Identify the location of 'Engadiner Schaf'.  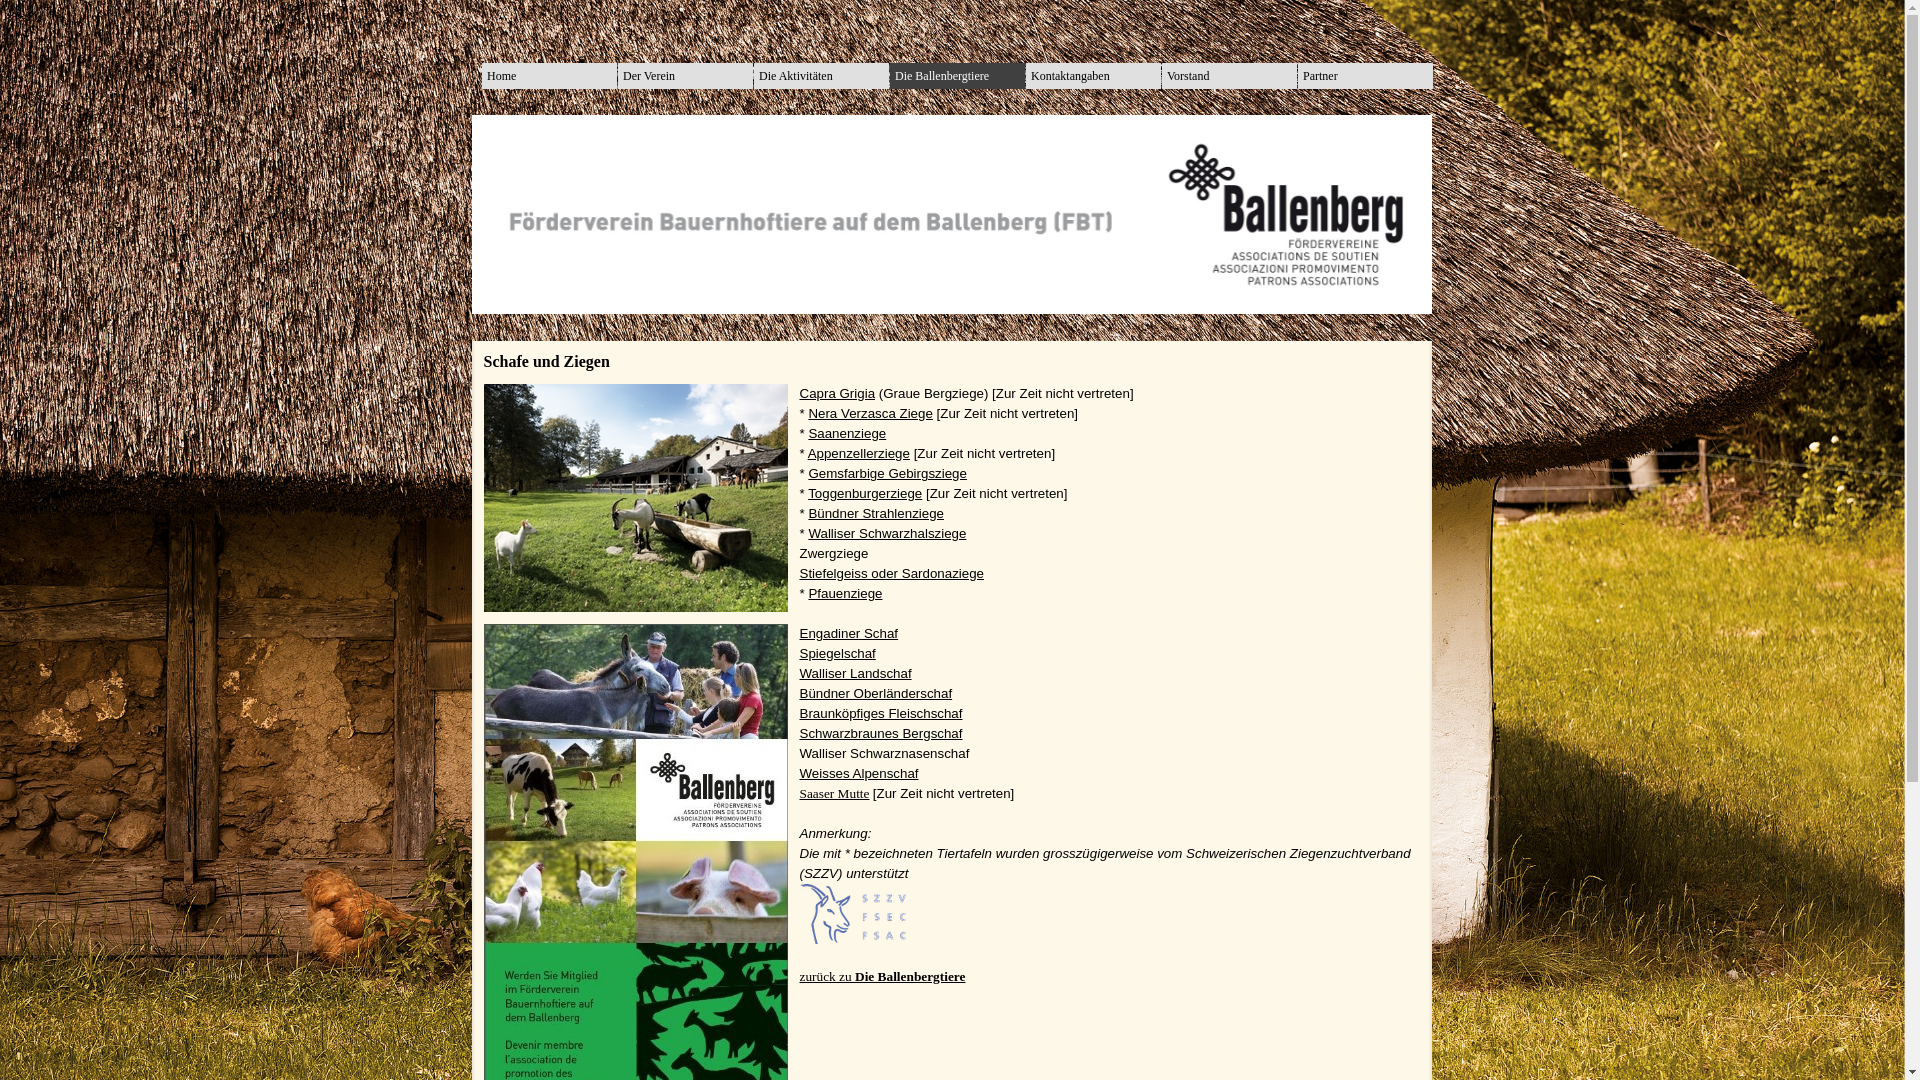
(800, 633).